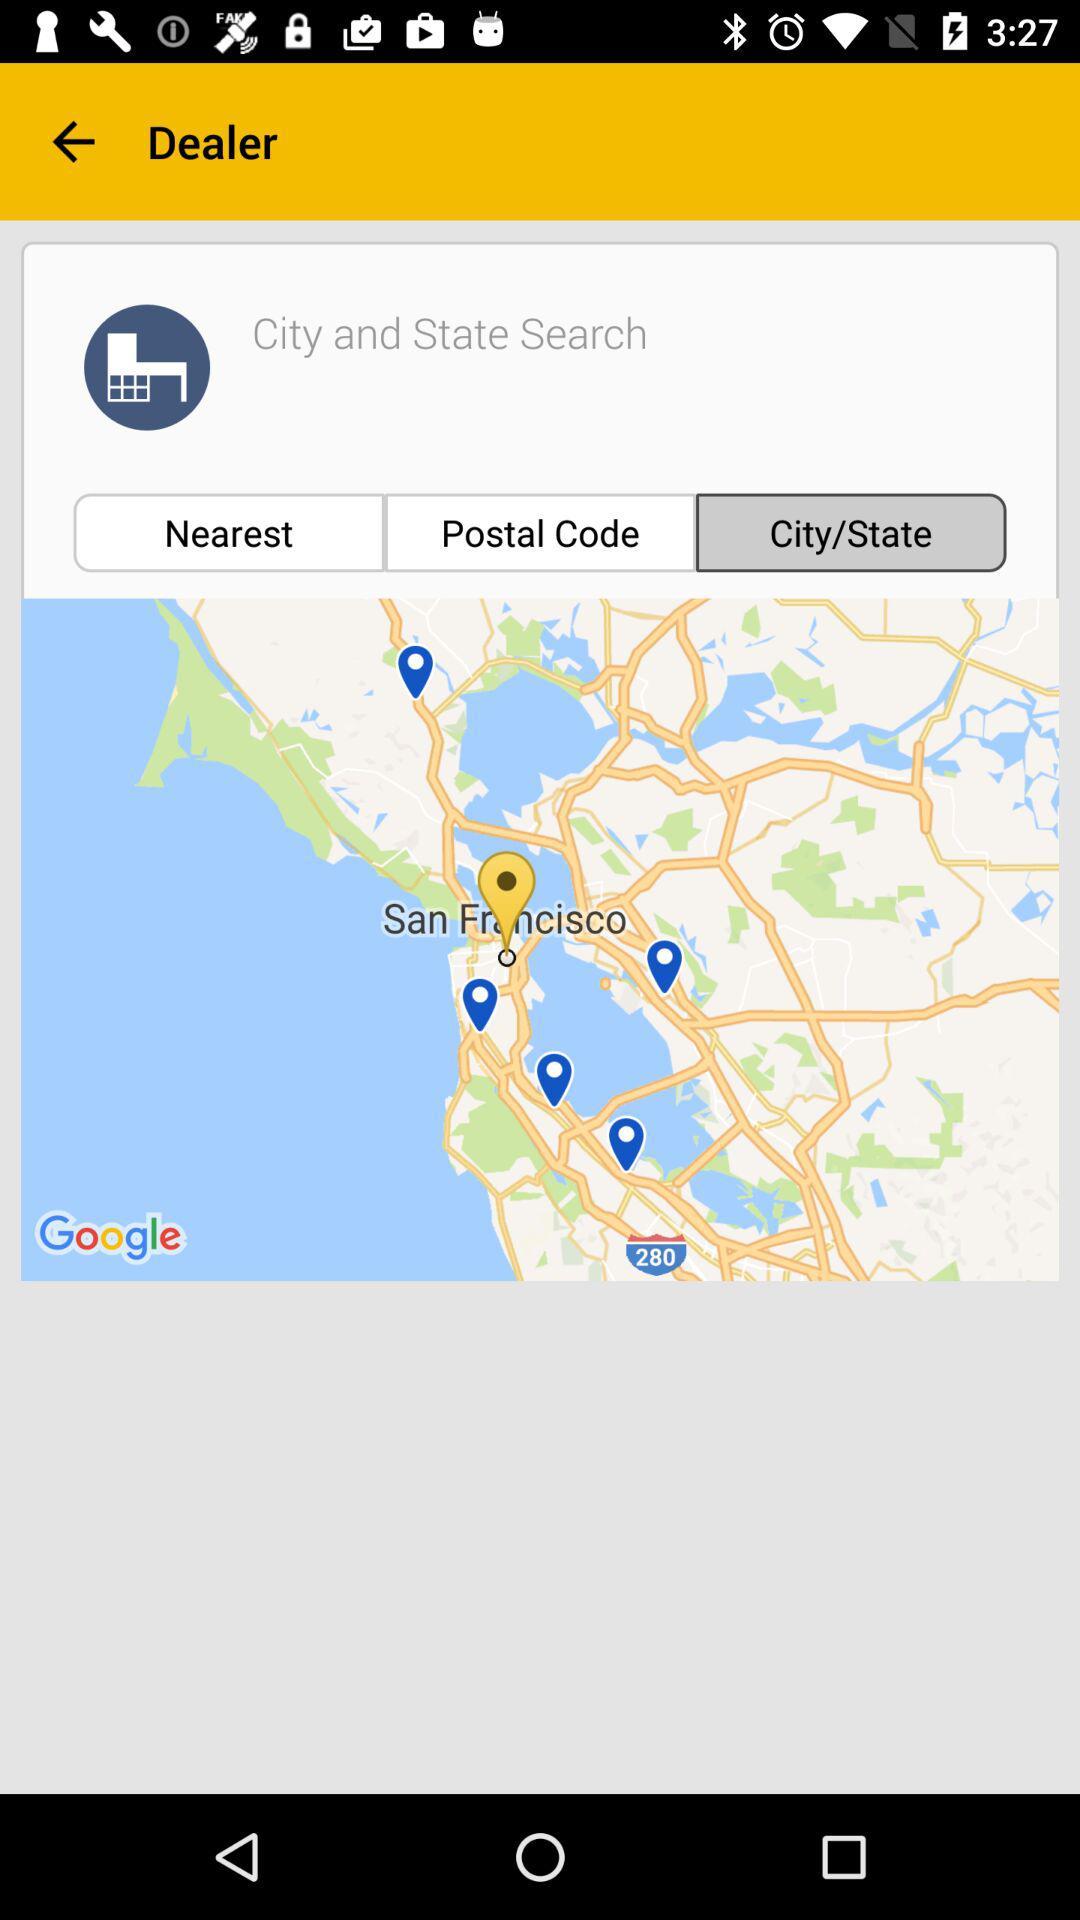 The height and width of the screenshot is (1920, 1080). What do you see at coordinates (72, 140) in the screenshot?
I see `the icon next to the dealer item` at bounding box center [72, 140].